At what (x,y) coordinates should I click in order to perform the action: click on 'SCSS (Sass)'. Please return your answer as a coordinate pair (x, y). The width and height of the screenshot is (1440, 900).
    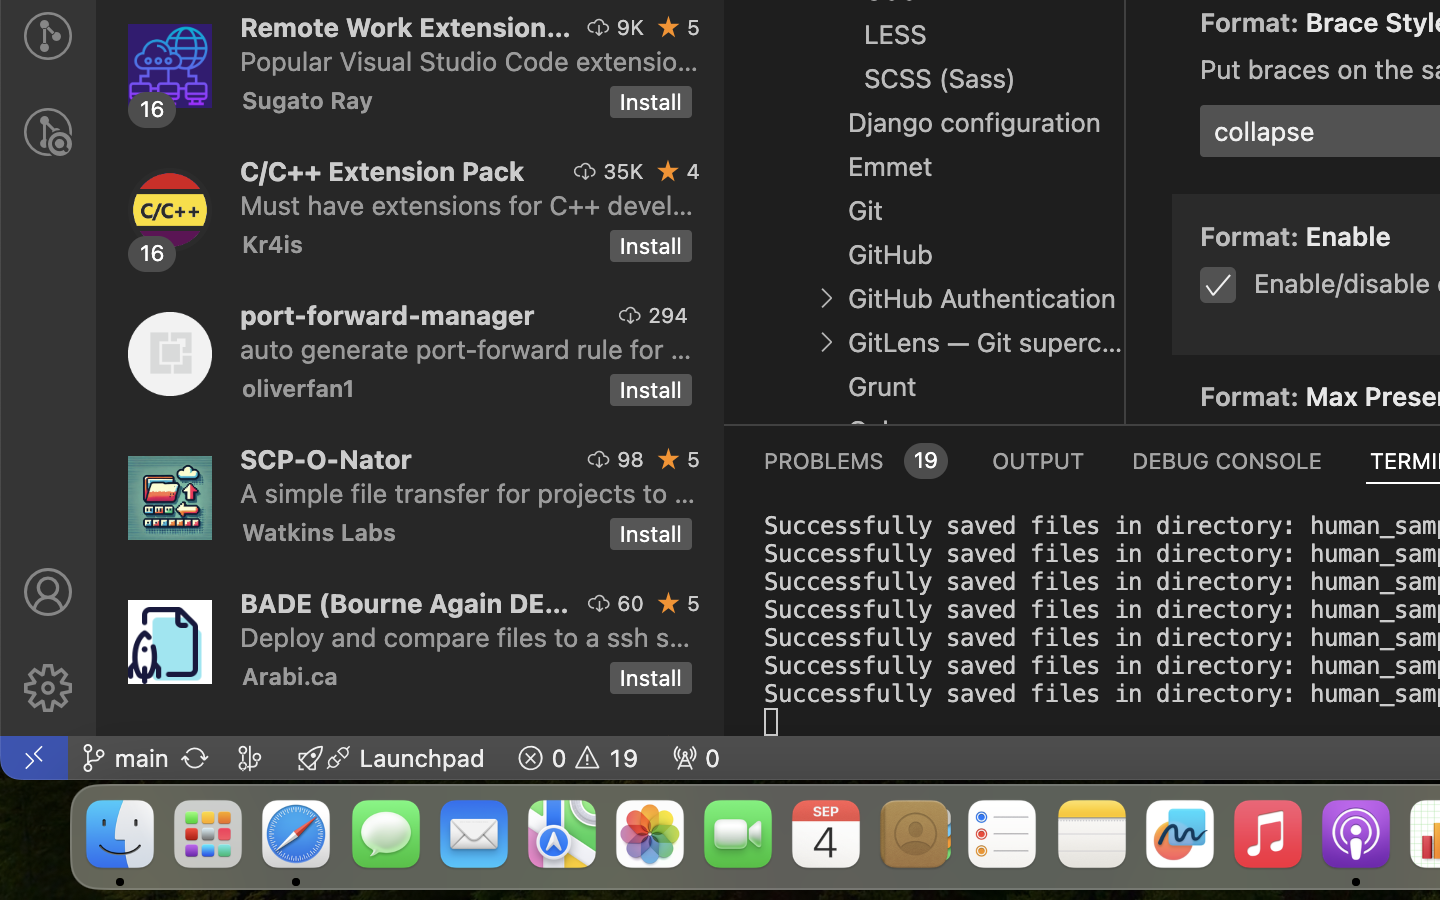
    Looking at the image, I should click on (940, 78).